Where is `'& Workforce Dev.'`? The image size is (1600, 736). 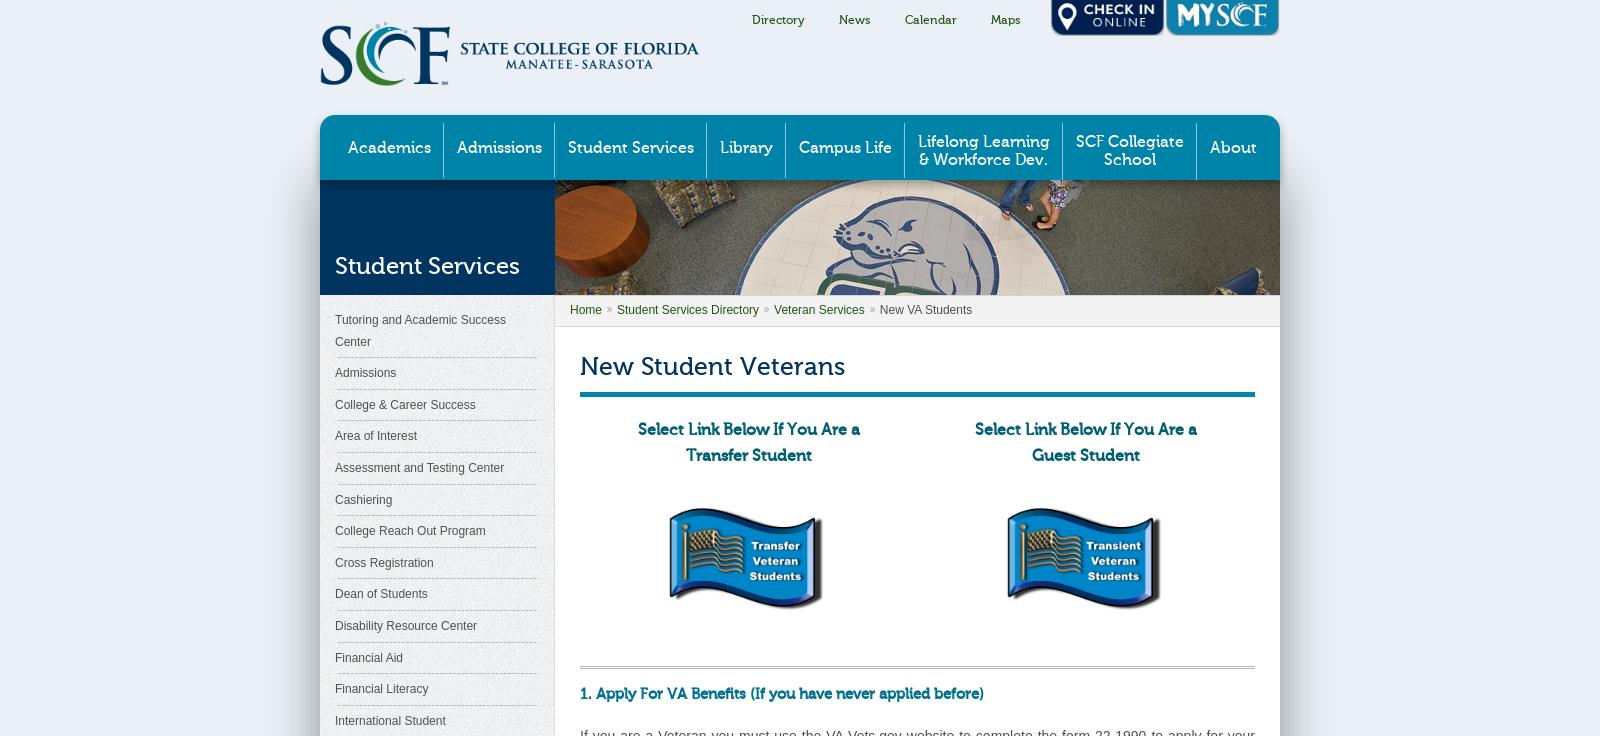 '& Workforce Dev.' is located at coordinates (982, 160).